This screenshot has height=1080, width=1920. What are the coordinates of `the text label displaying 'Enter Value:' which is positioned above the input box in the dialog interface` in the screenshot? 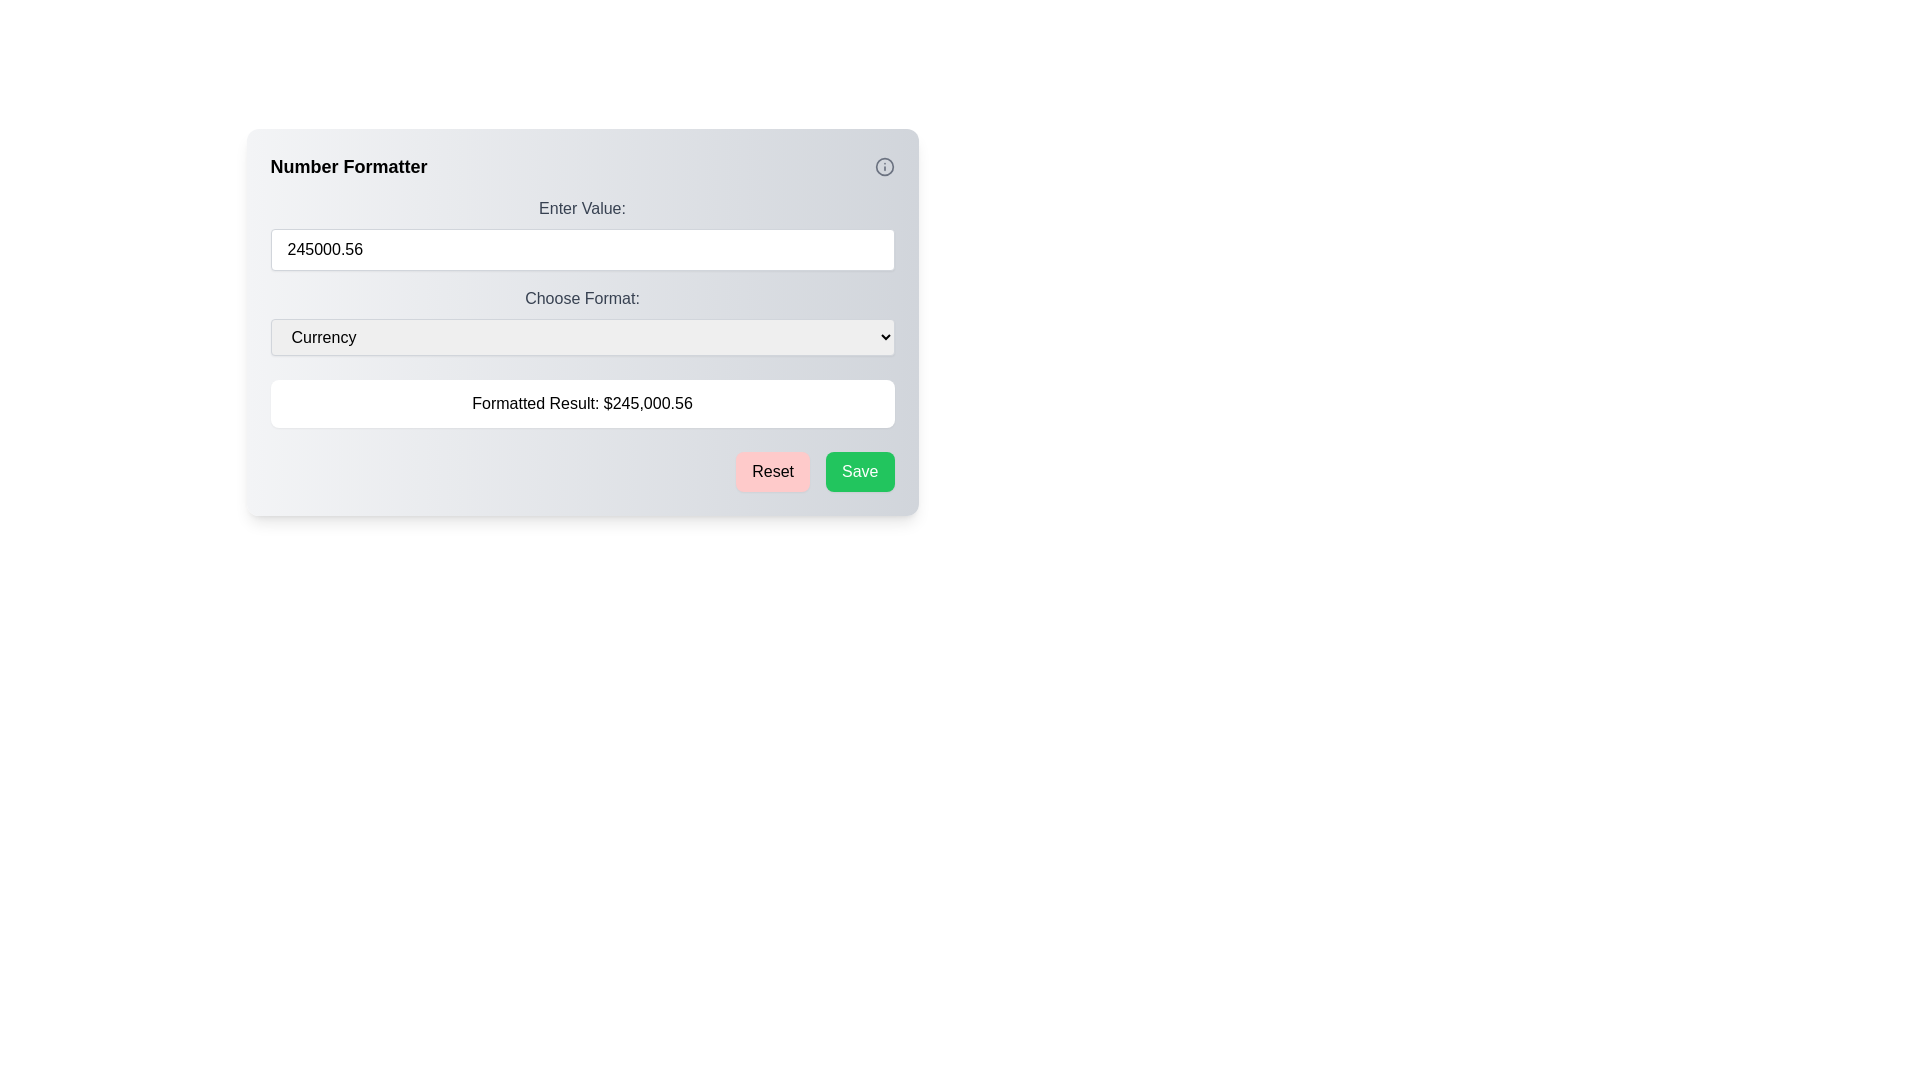 It's located at (581, 208).